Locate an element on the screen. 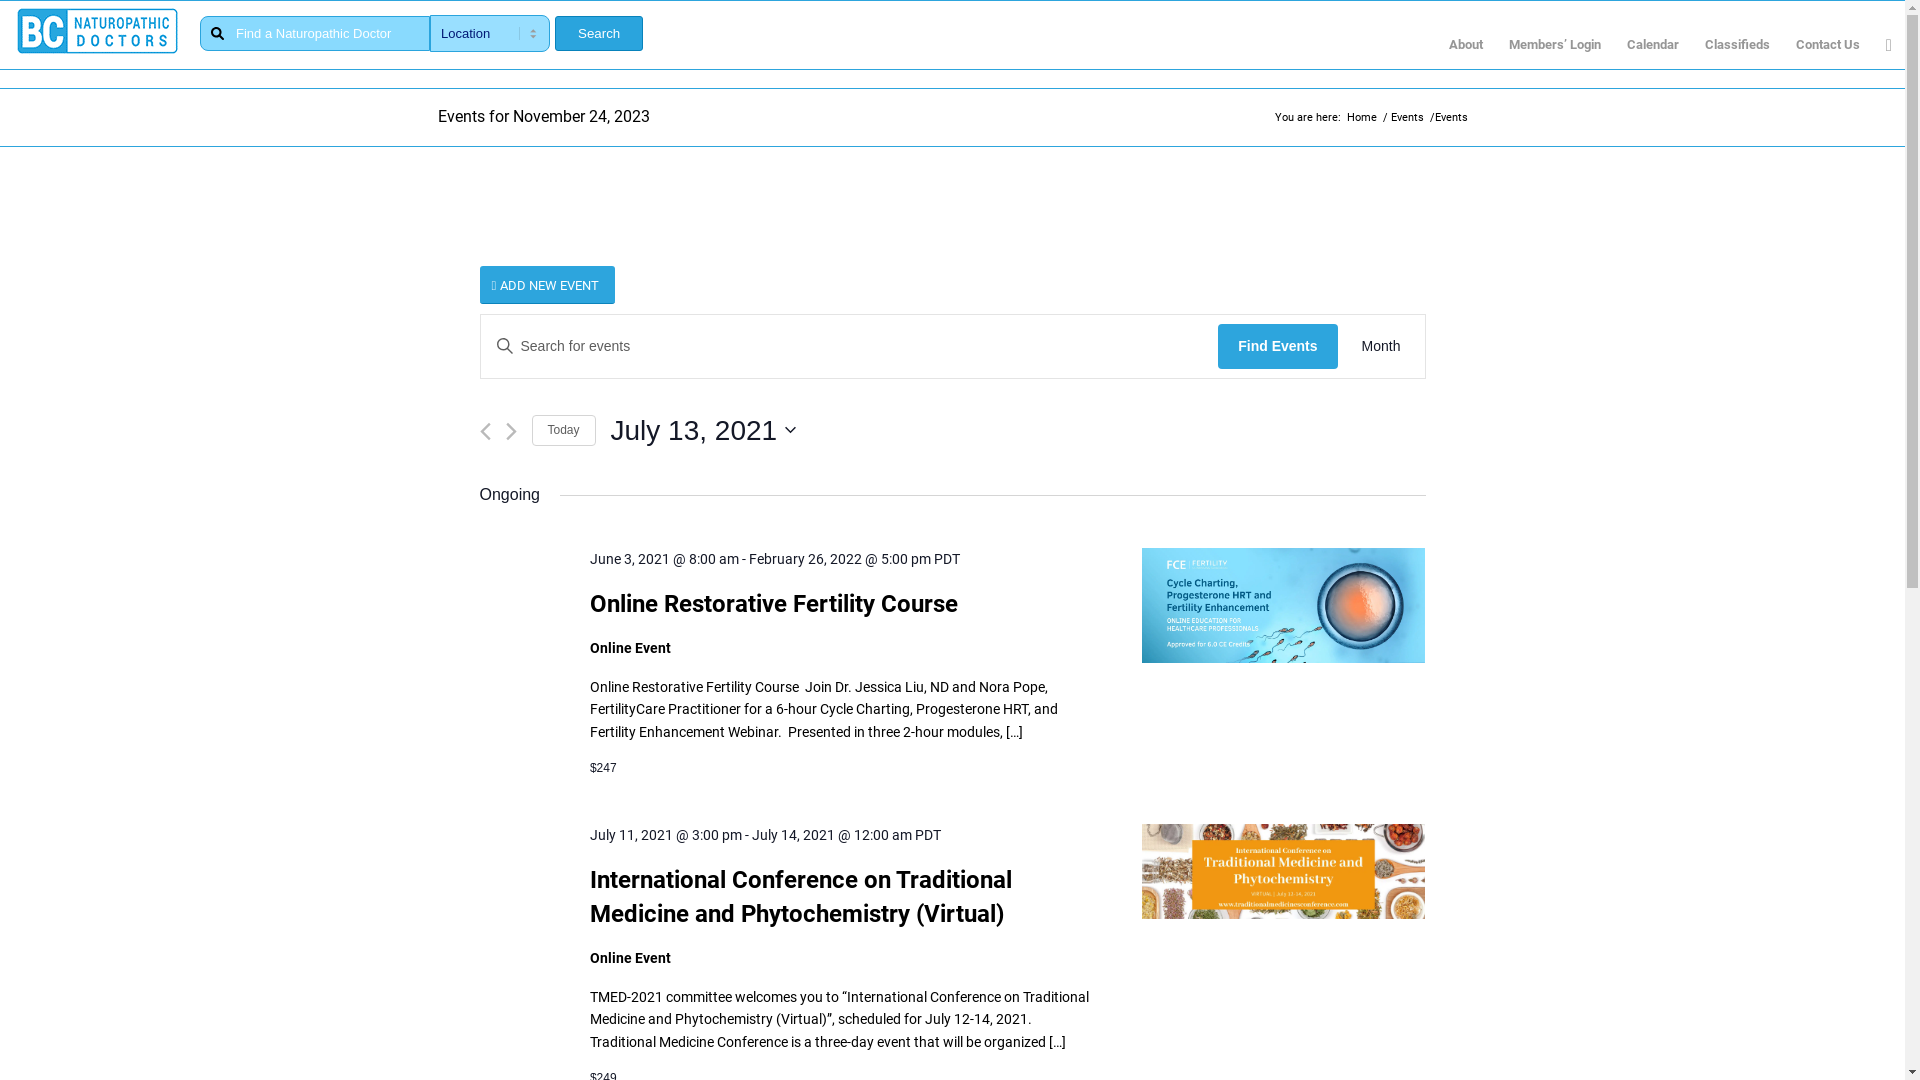 The width and height of the screenshot is (1920, 1080). 'About' is located at coordinates (1465, 45).